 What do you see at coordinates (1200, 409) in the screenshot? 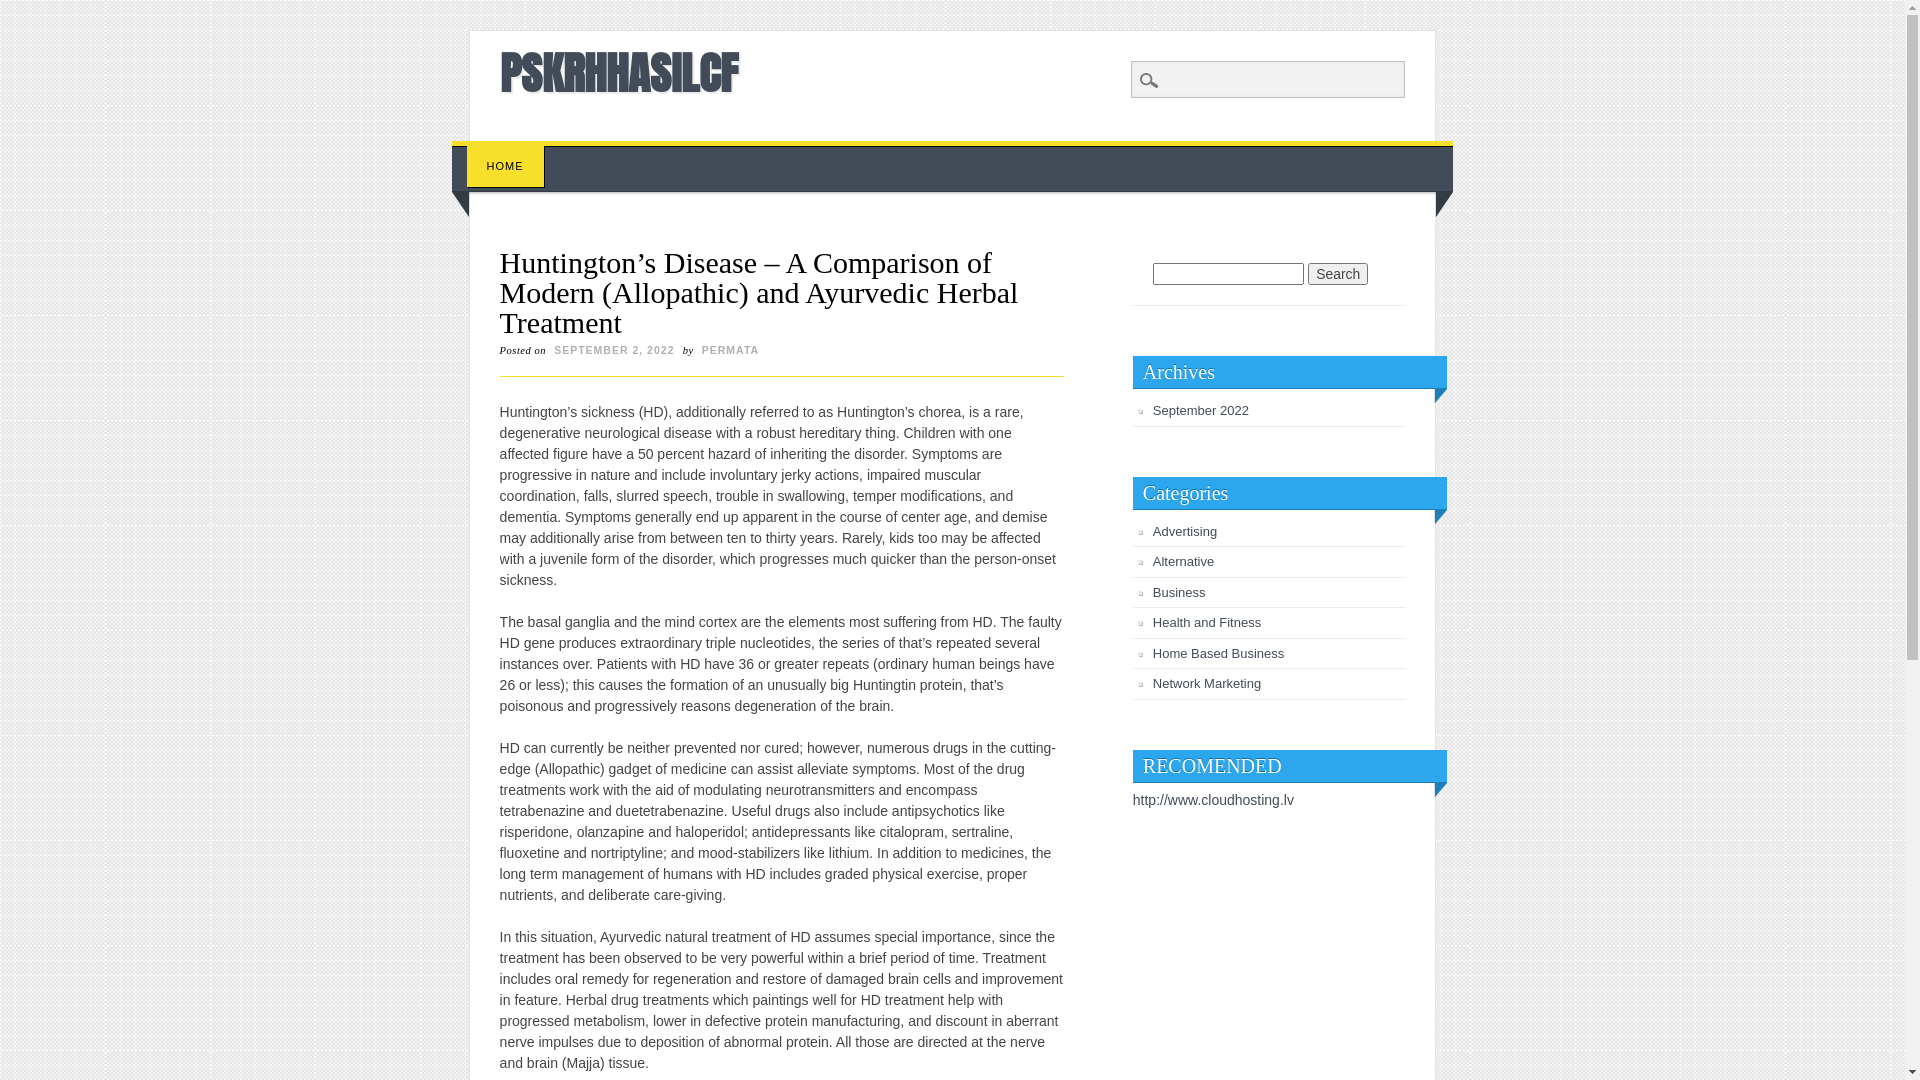
I see `'September 2022'` at bounding box center [1200, 409].